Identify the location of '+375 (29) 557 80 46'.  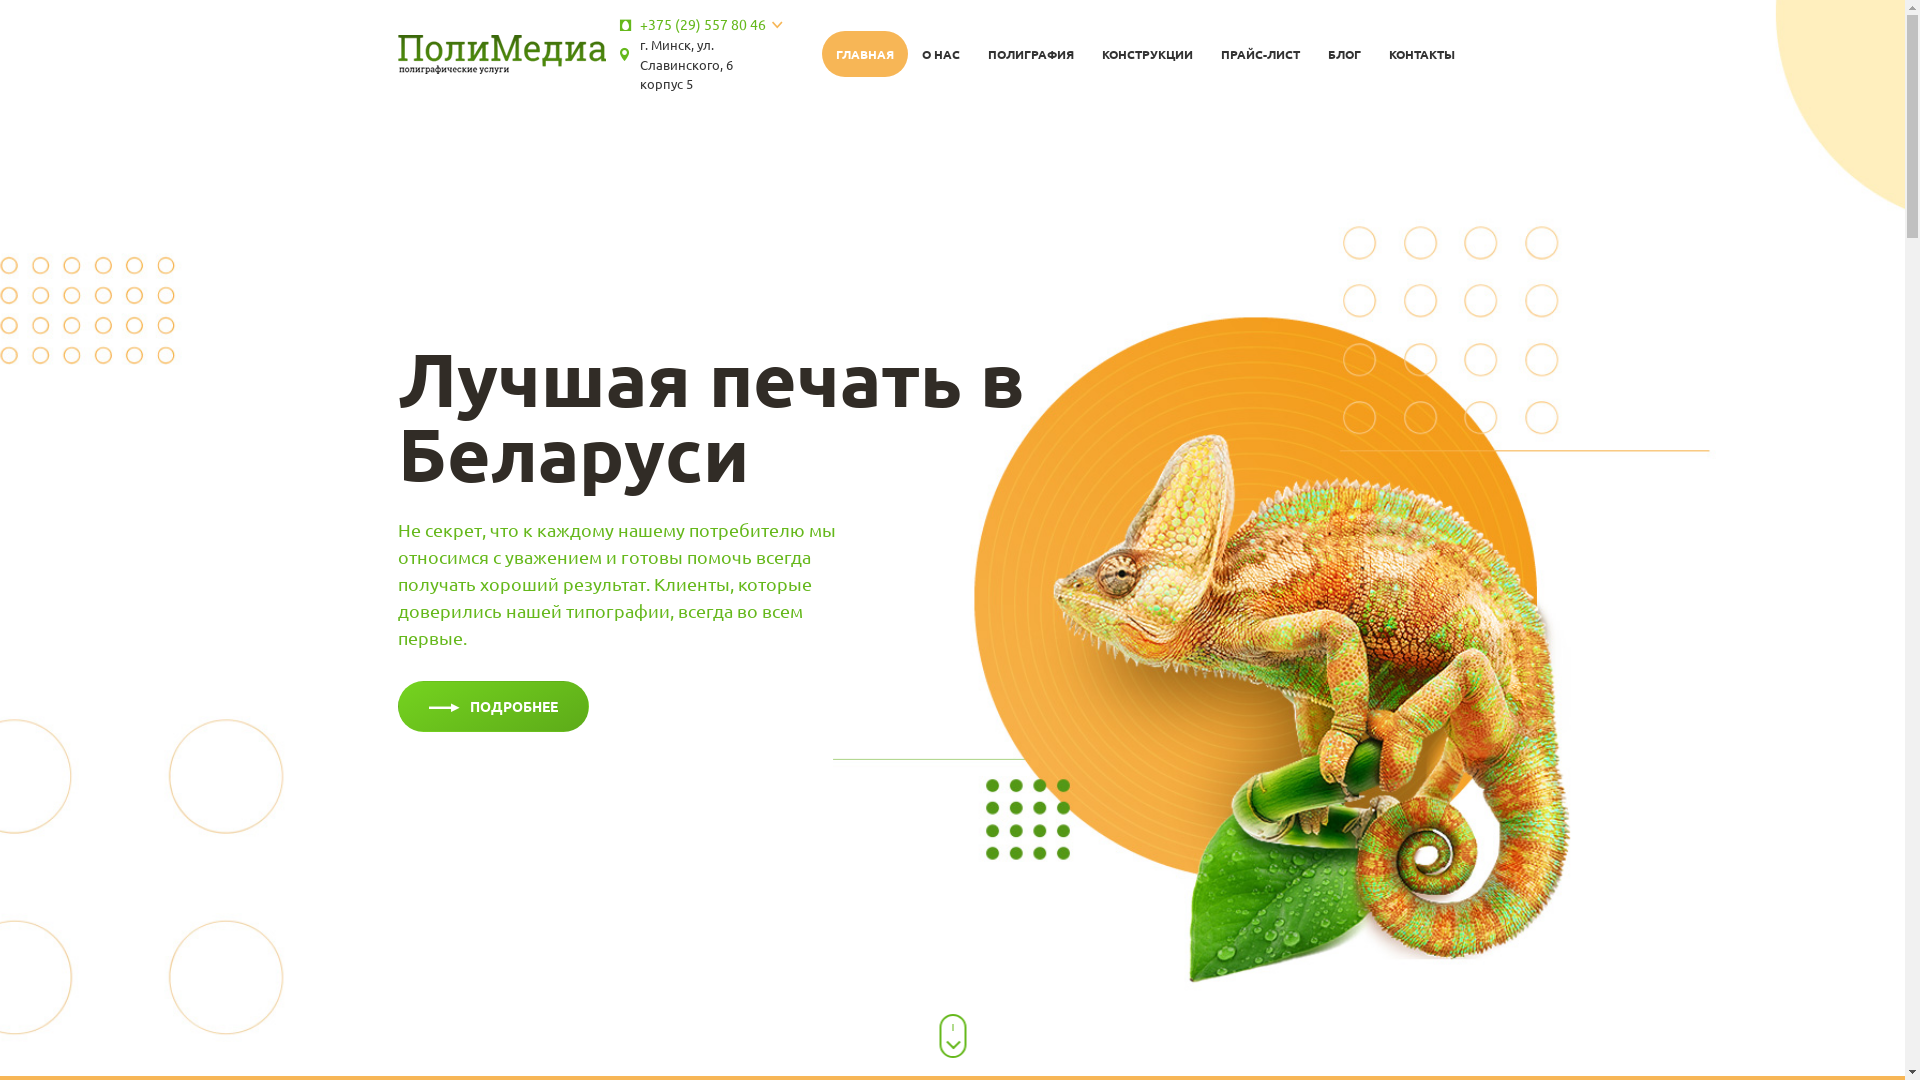
(702, 23).